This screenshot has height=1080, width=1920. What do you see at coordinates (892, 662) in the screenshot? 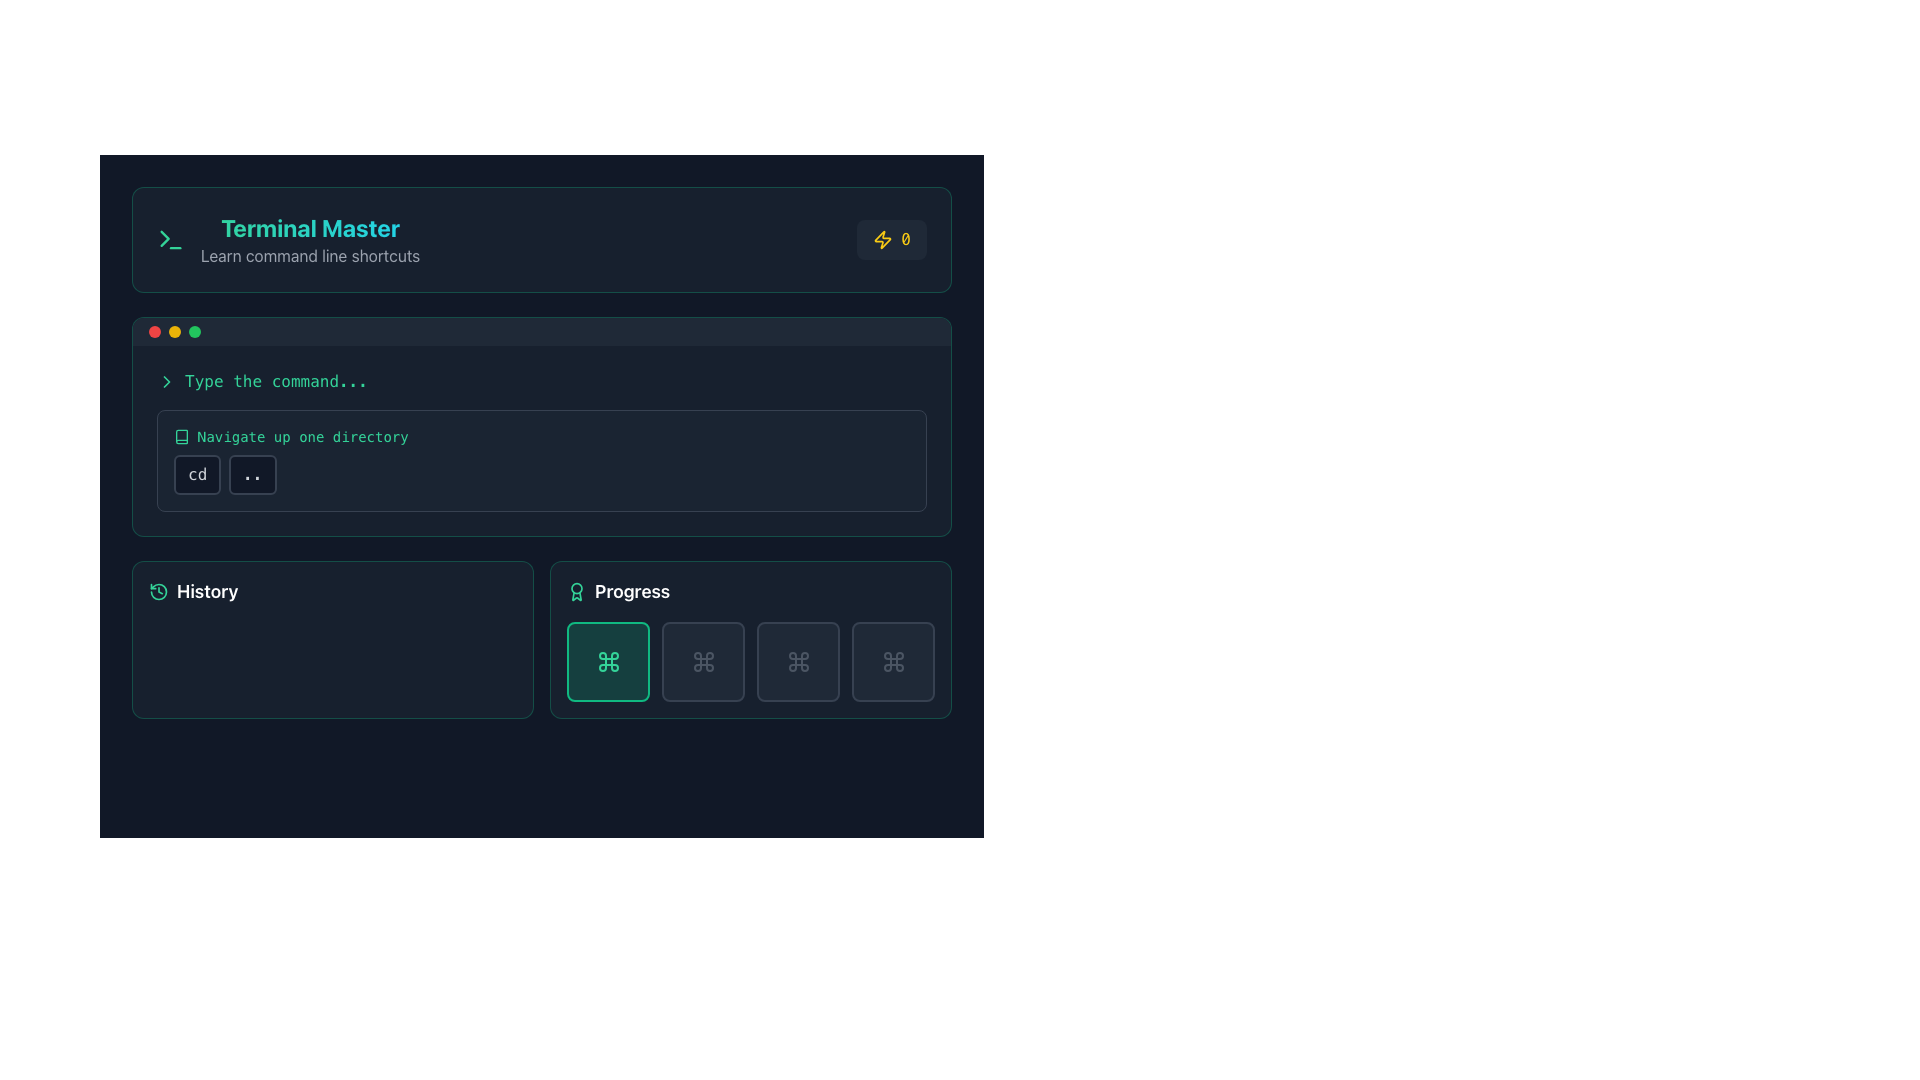
I see `the fourth icon in the horizontally arranged group under the 'Progress' section` at bounding box center [892, 662].